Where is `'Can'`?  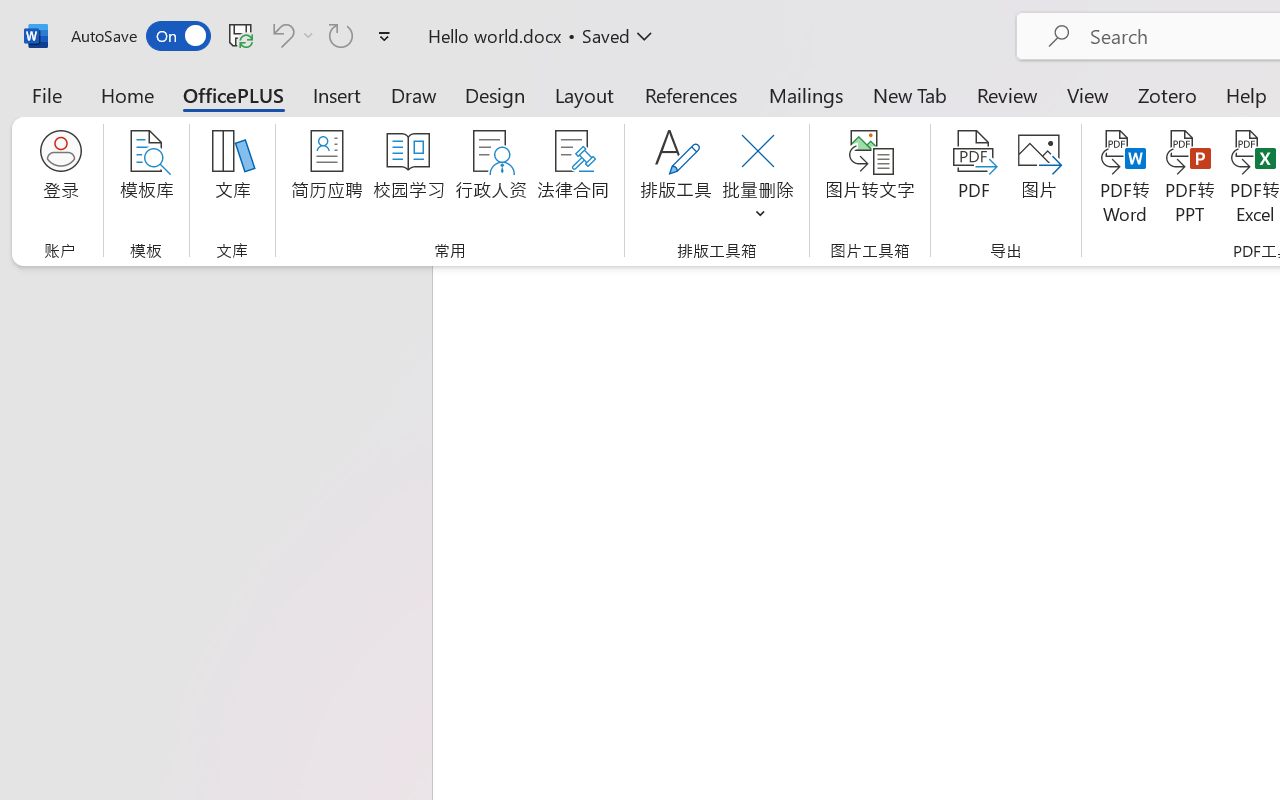
'Can' is located at coordinates (279, 34).